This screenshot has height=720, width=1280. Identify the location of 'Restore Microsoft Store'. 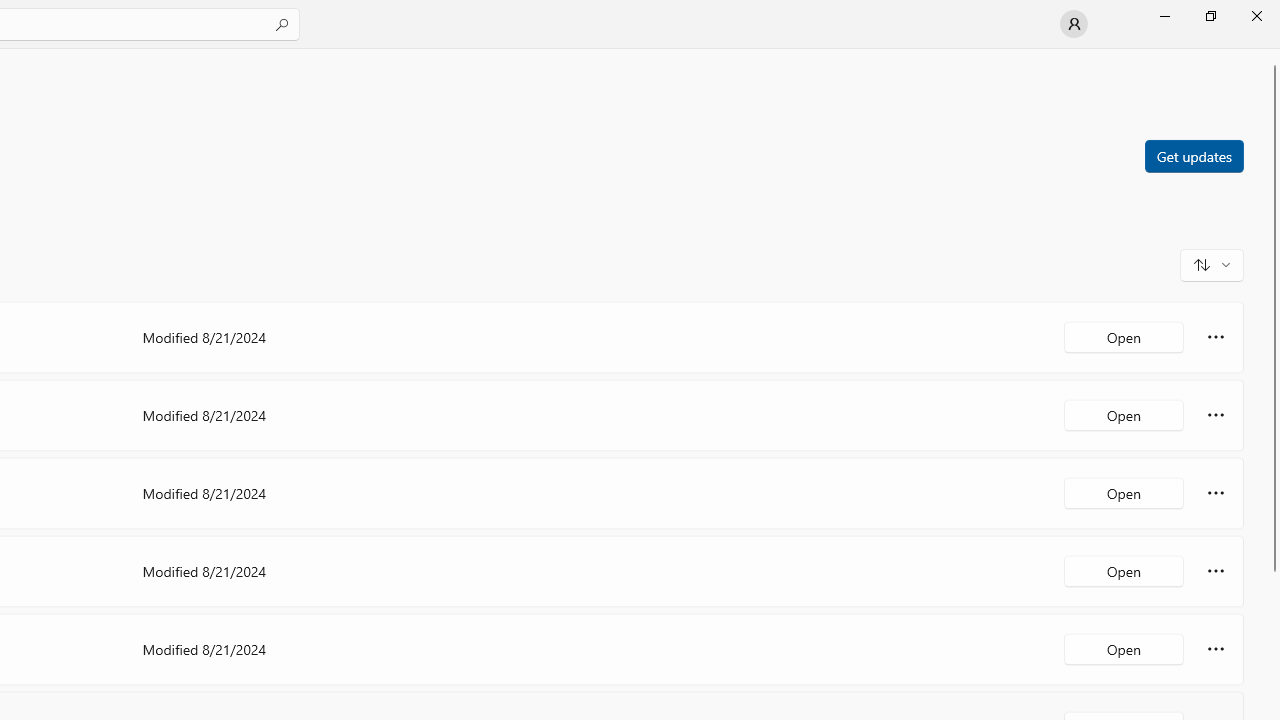
(1209, 15).